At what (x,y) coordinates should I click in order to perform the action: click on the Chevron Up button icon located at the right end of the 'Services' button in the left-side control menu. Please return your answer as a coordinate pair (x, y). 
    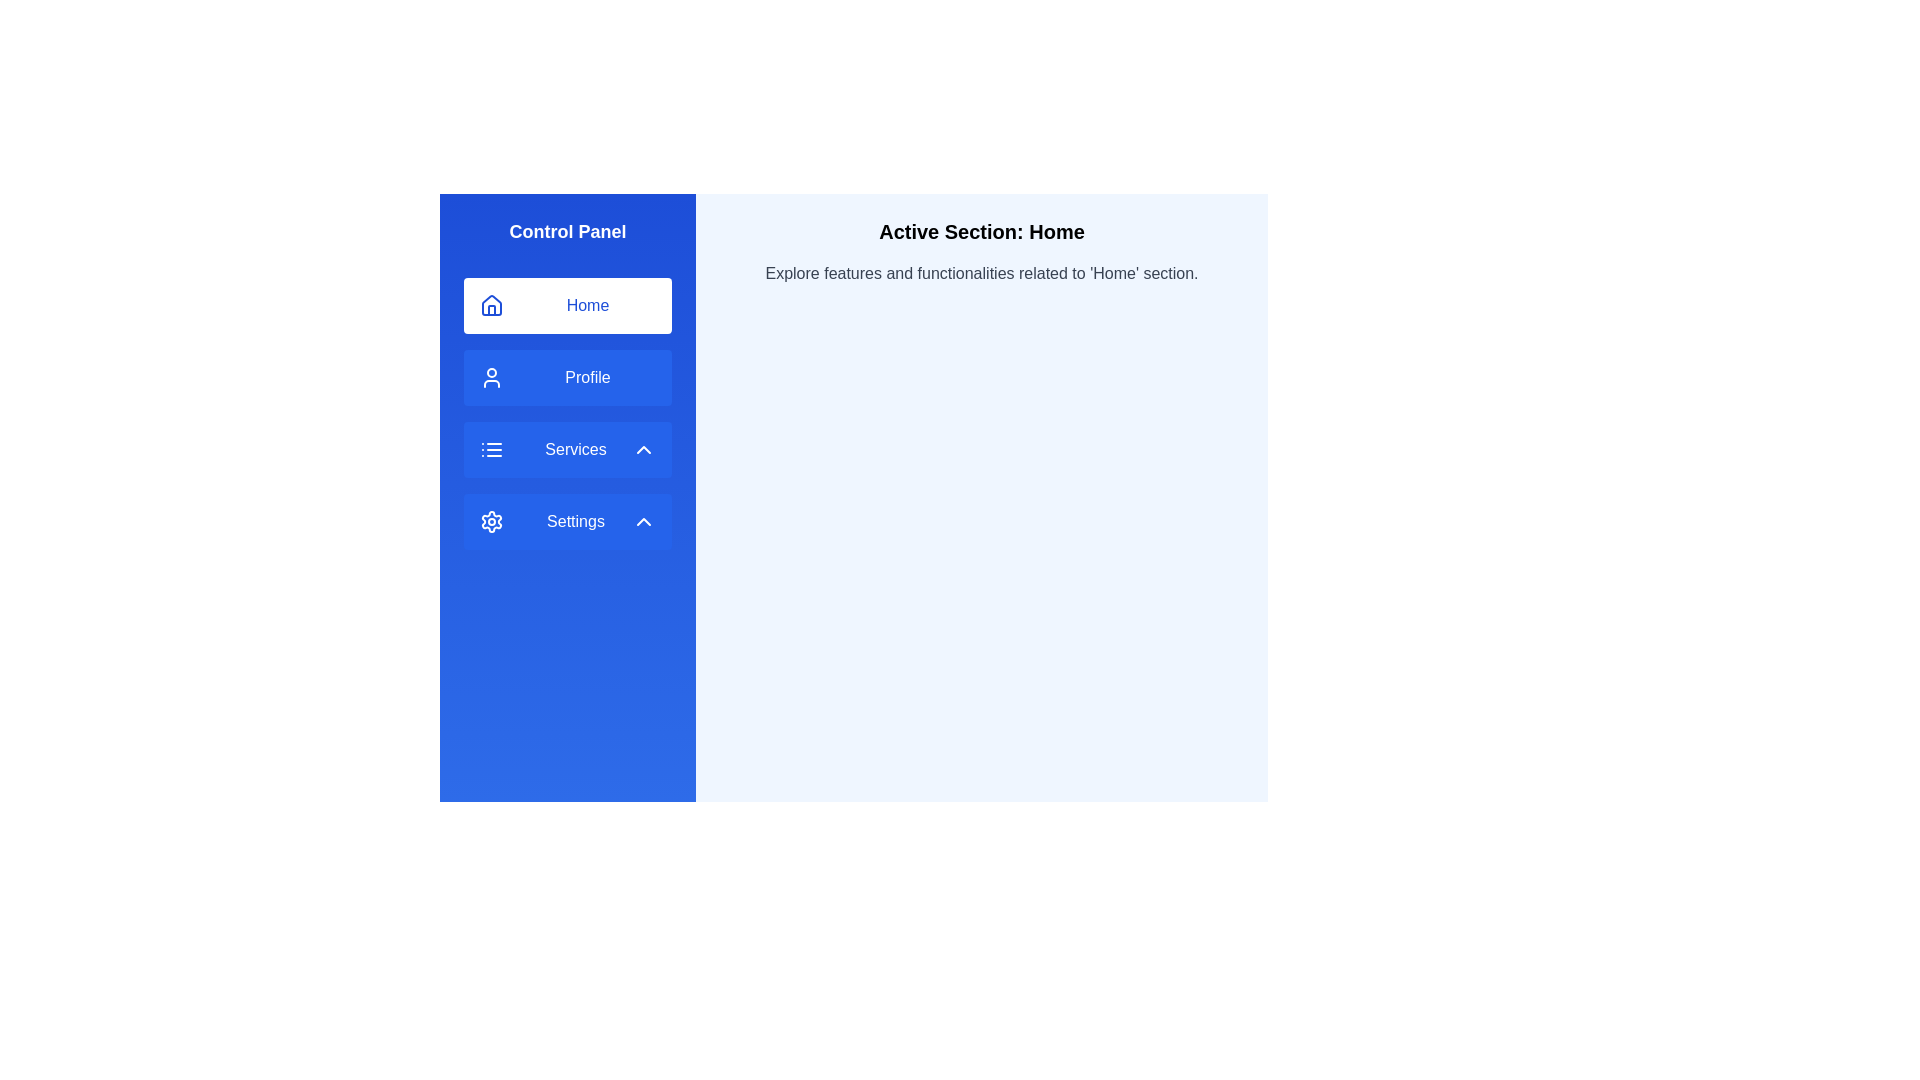
    Looking at the image, I should click on (643, 450).